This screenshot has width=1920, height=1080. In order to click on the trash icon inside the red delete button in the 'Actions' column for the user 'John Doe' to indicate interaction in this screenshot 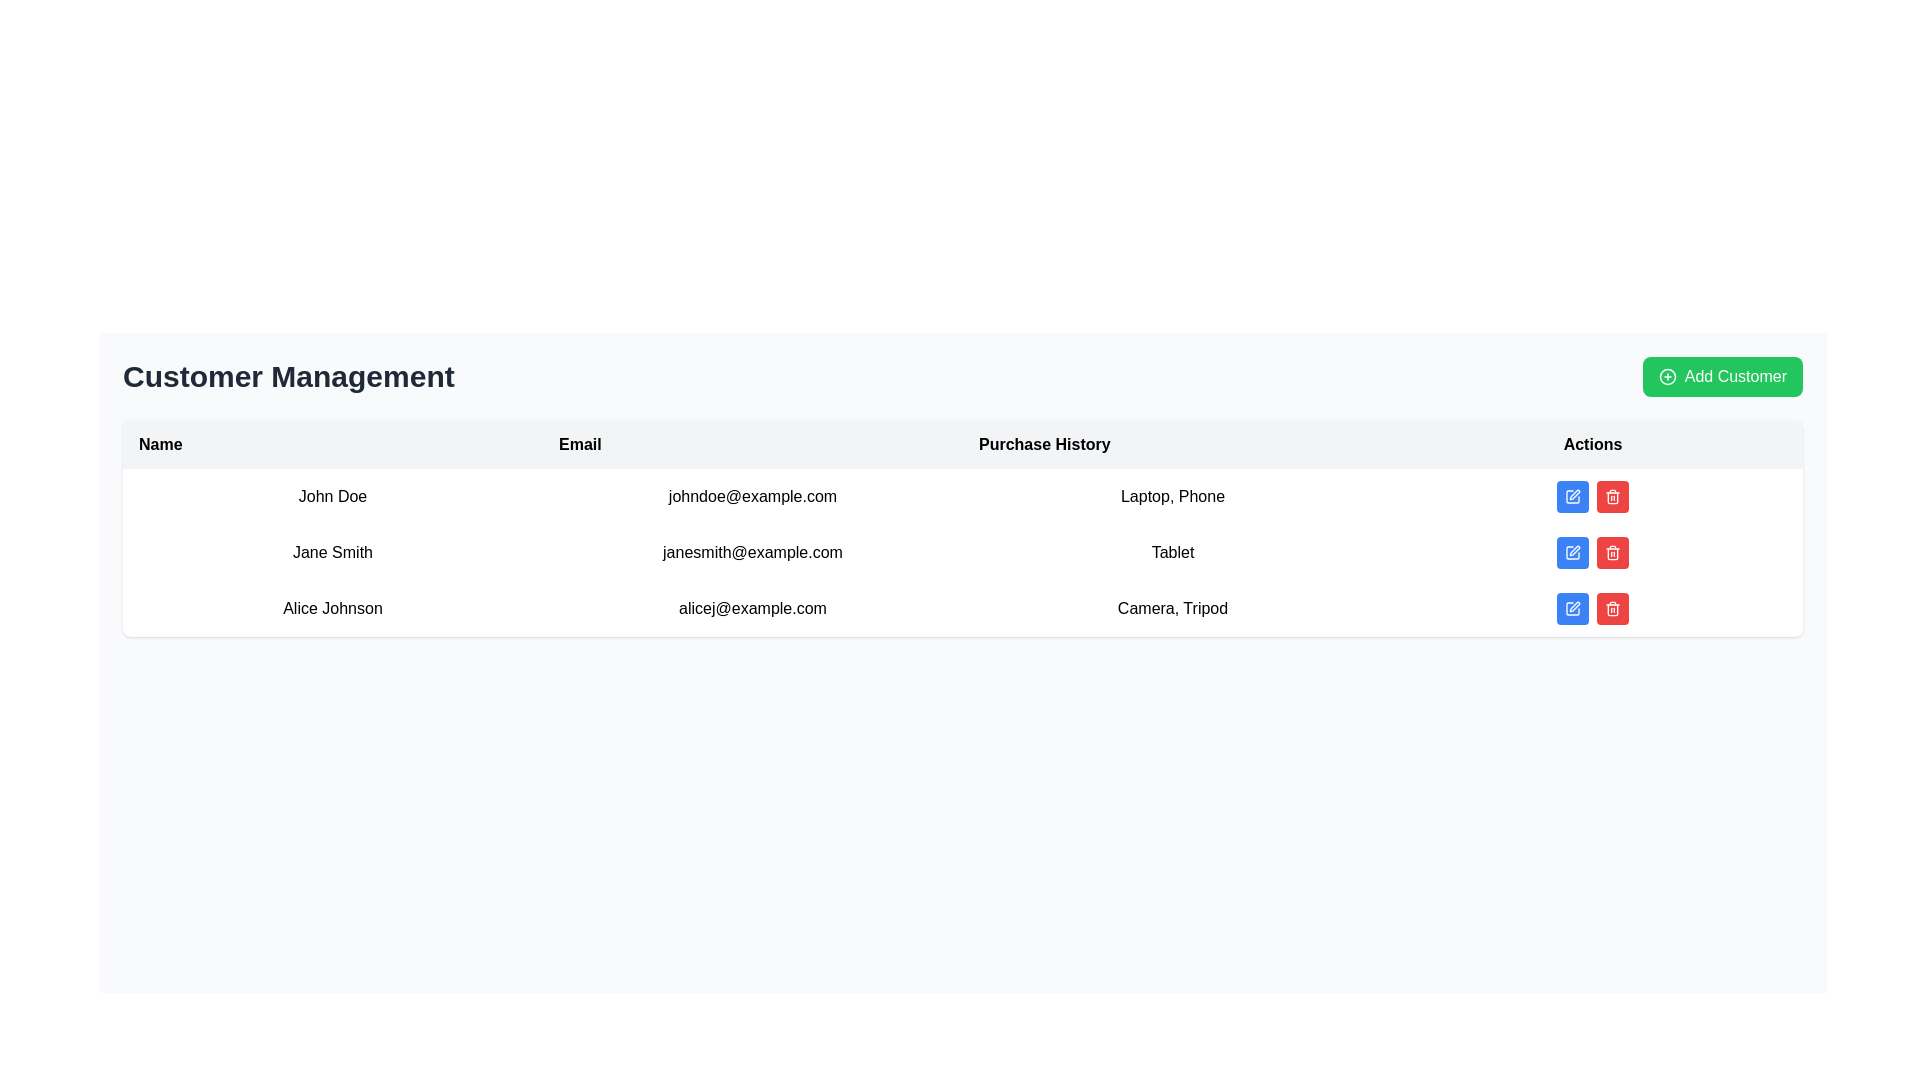, I will do `click(1612, 496)`.